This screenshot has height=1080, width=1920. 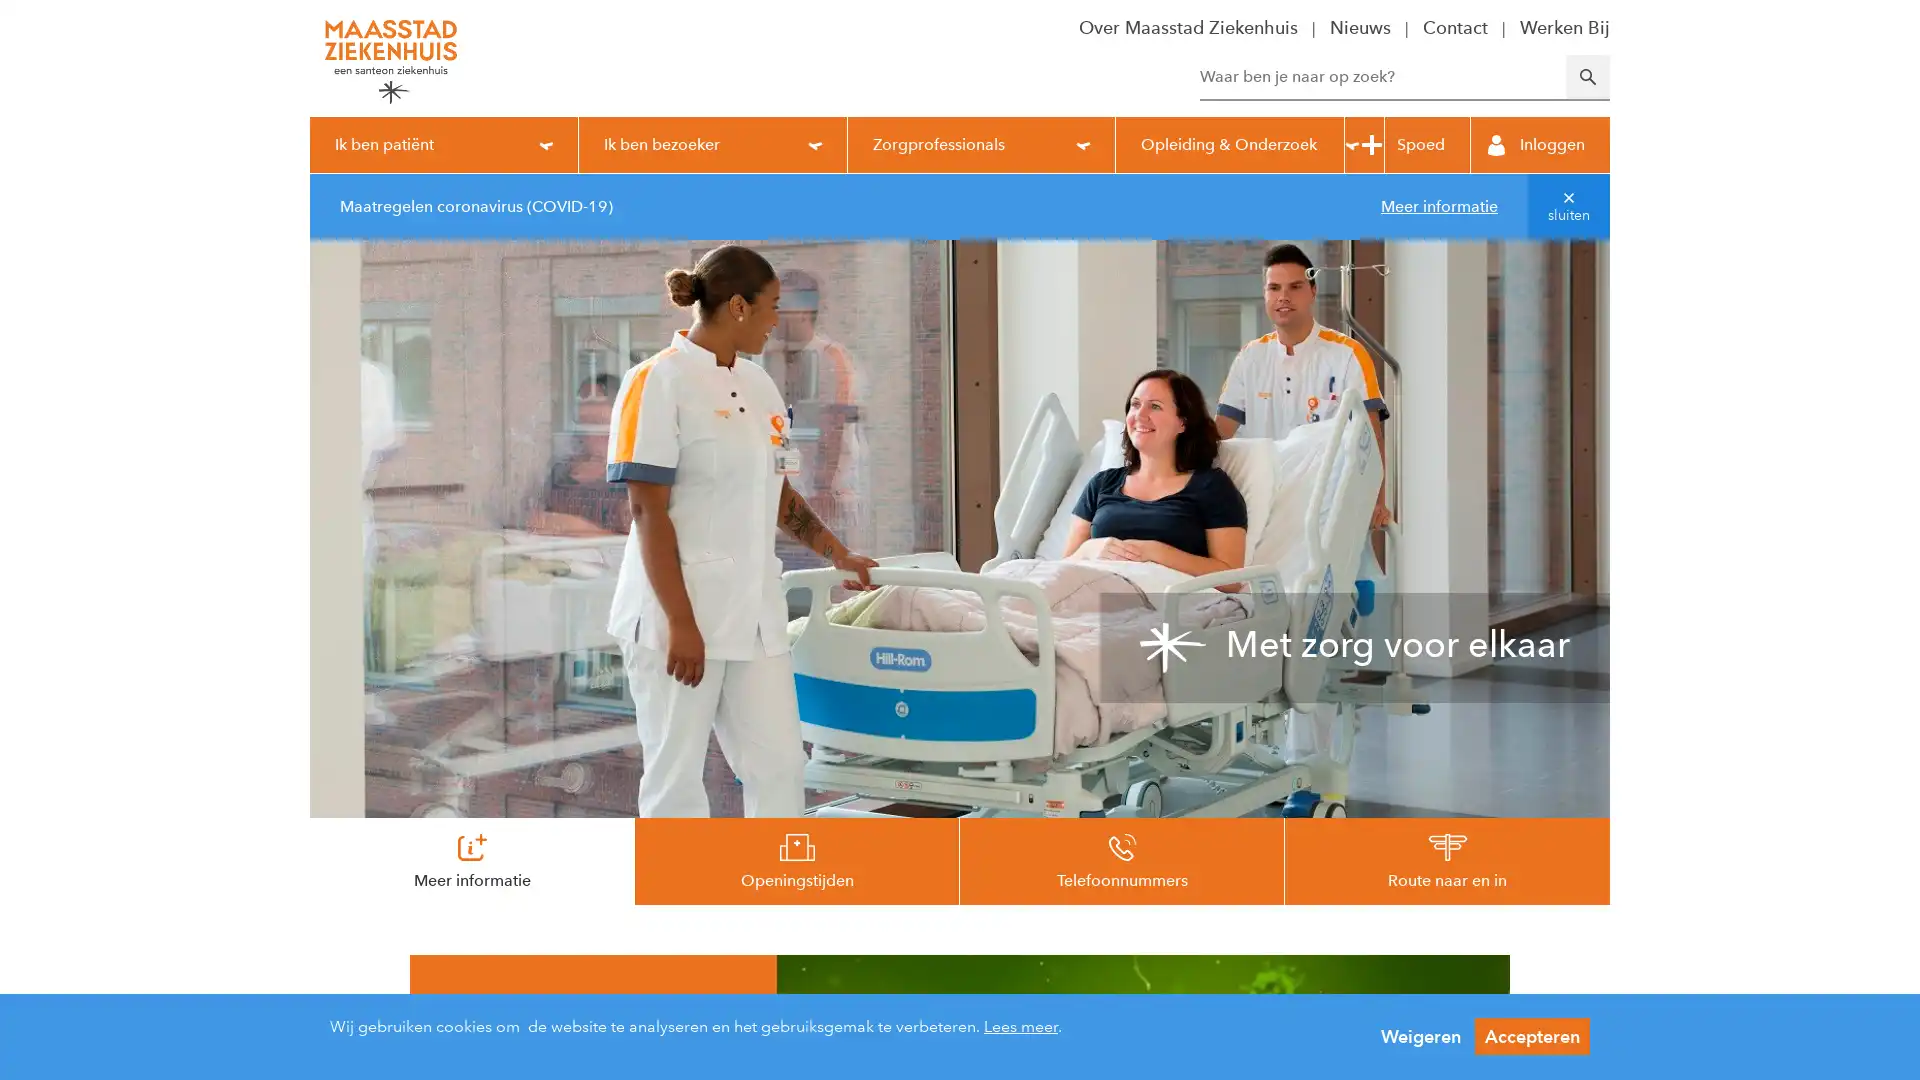 I want to click on Ik ben patient, so click(x=442, y=144).